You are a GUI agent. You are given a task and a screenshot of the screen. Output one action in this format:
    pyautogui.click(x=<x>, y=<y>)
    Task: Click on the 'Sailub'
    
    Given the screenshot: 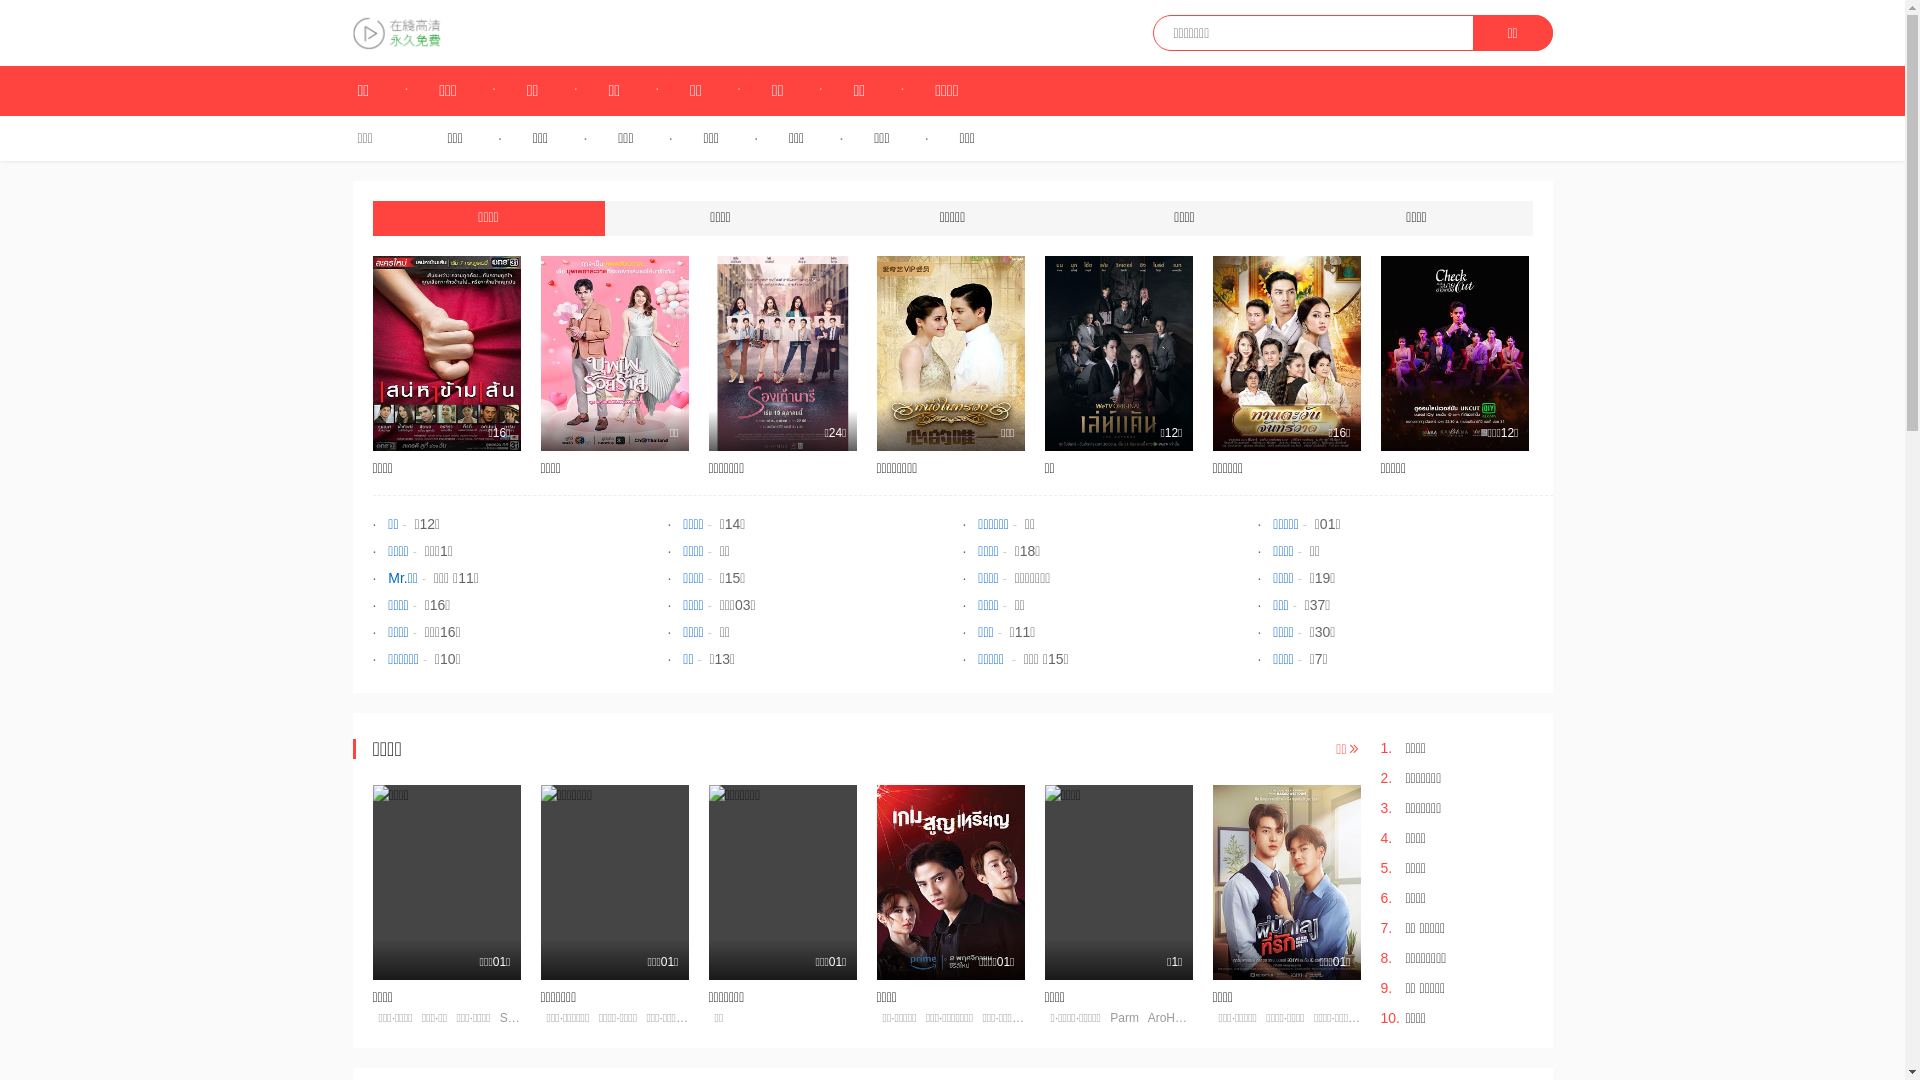 What is the action you would take?
    pyautogui.click(x=516, y=1018)
    